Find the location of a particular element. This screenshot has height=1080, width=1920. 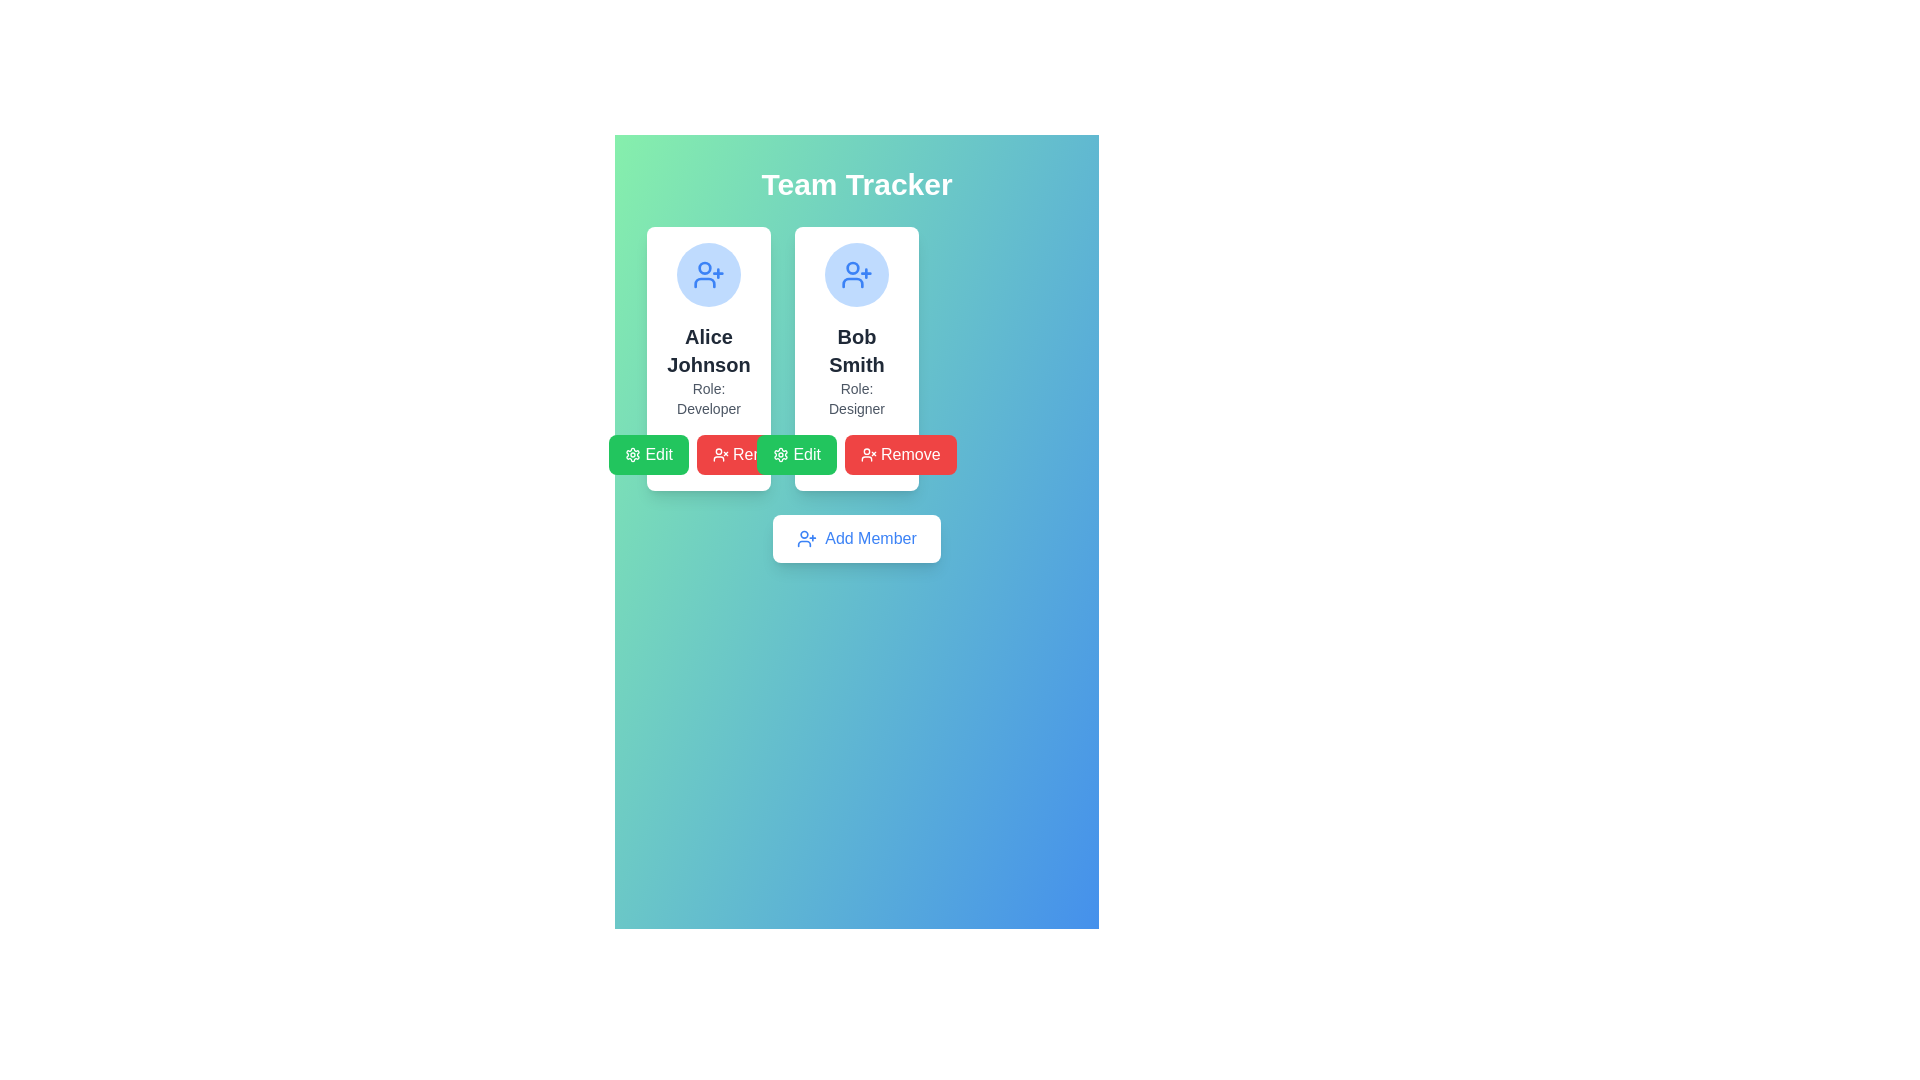

the first button associated with 'Alice Johnson - Developer' to observe the hover effect is located at coordinates (649, 455).